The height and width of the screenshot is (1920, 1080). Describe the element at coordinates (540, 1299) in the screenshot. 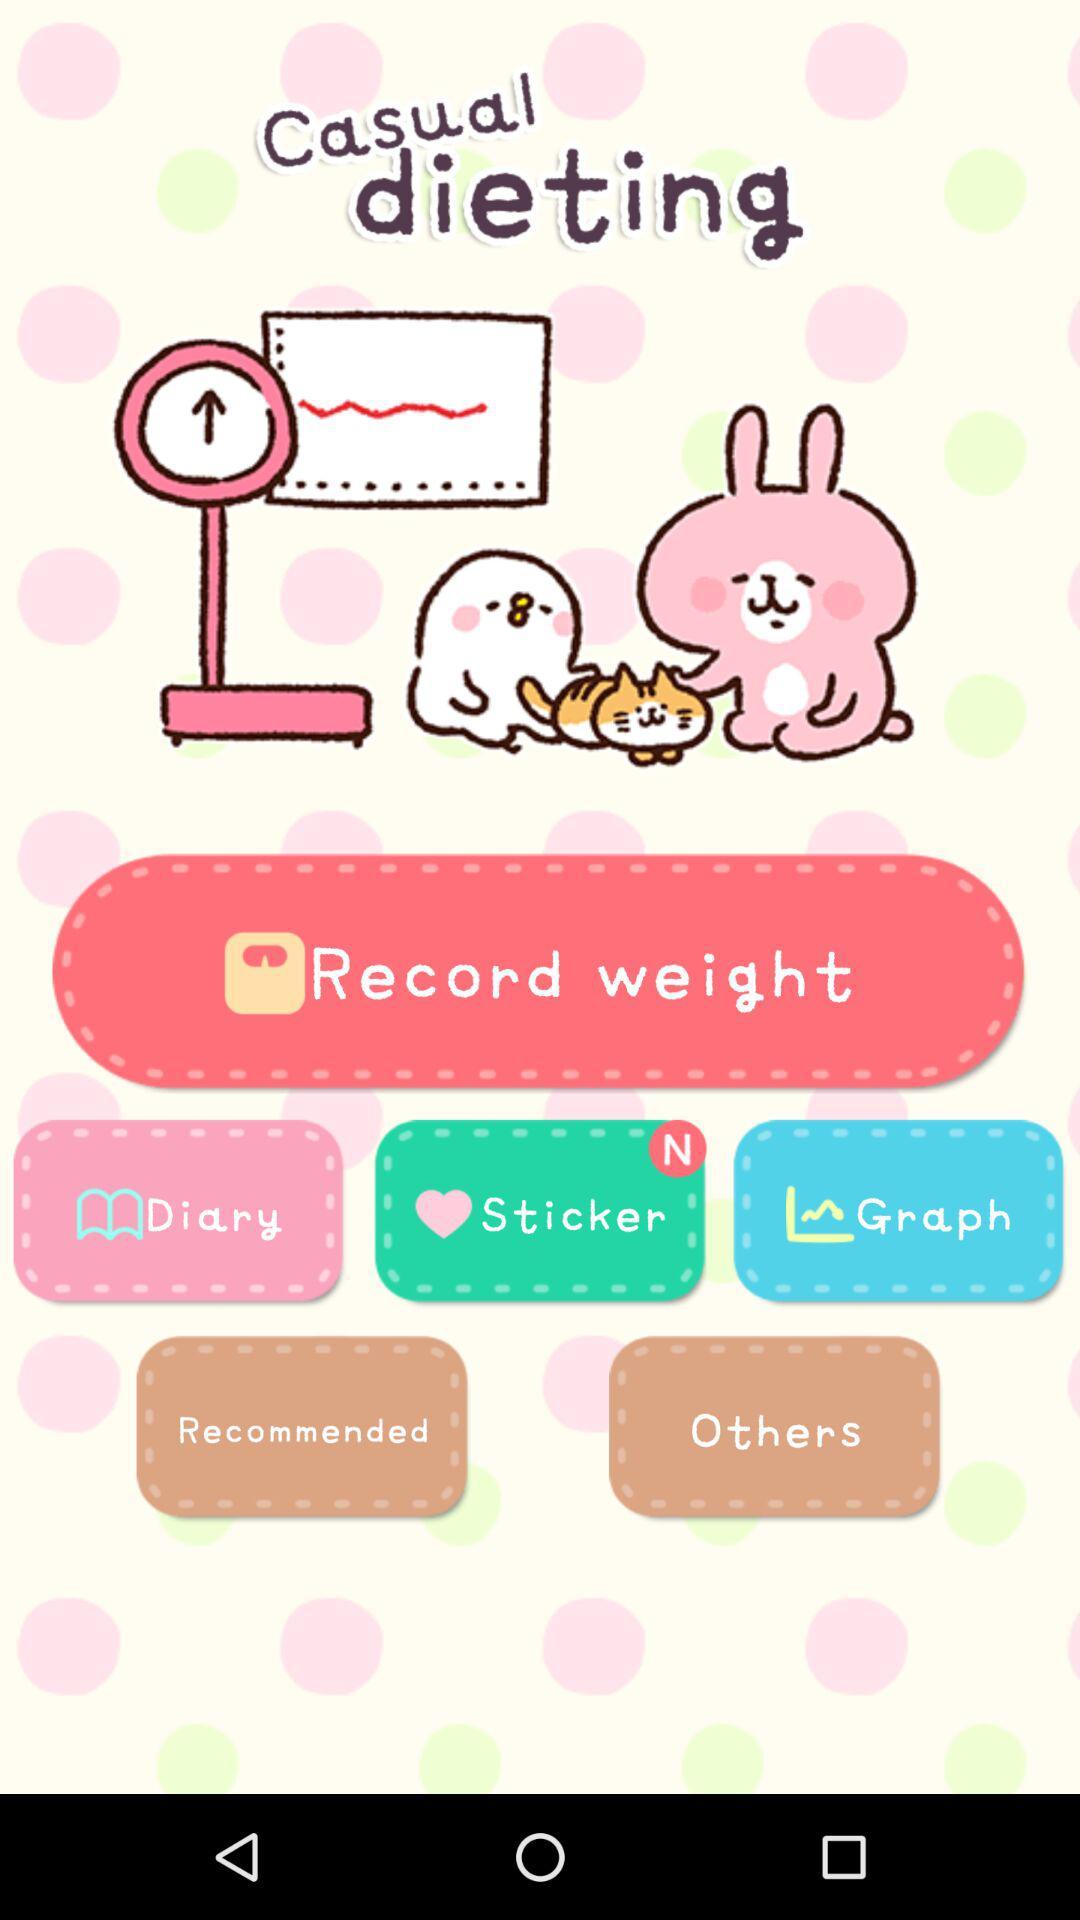

I see `the more icon` at that location.